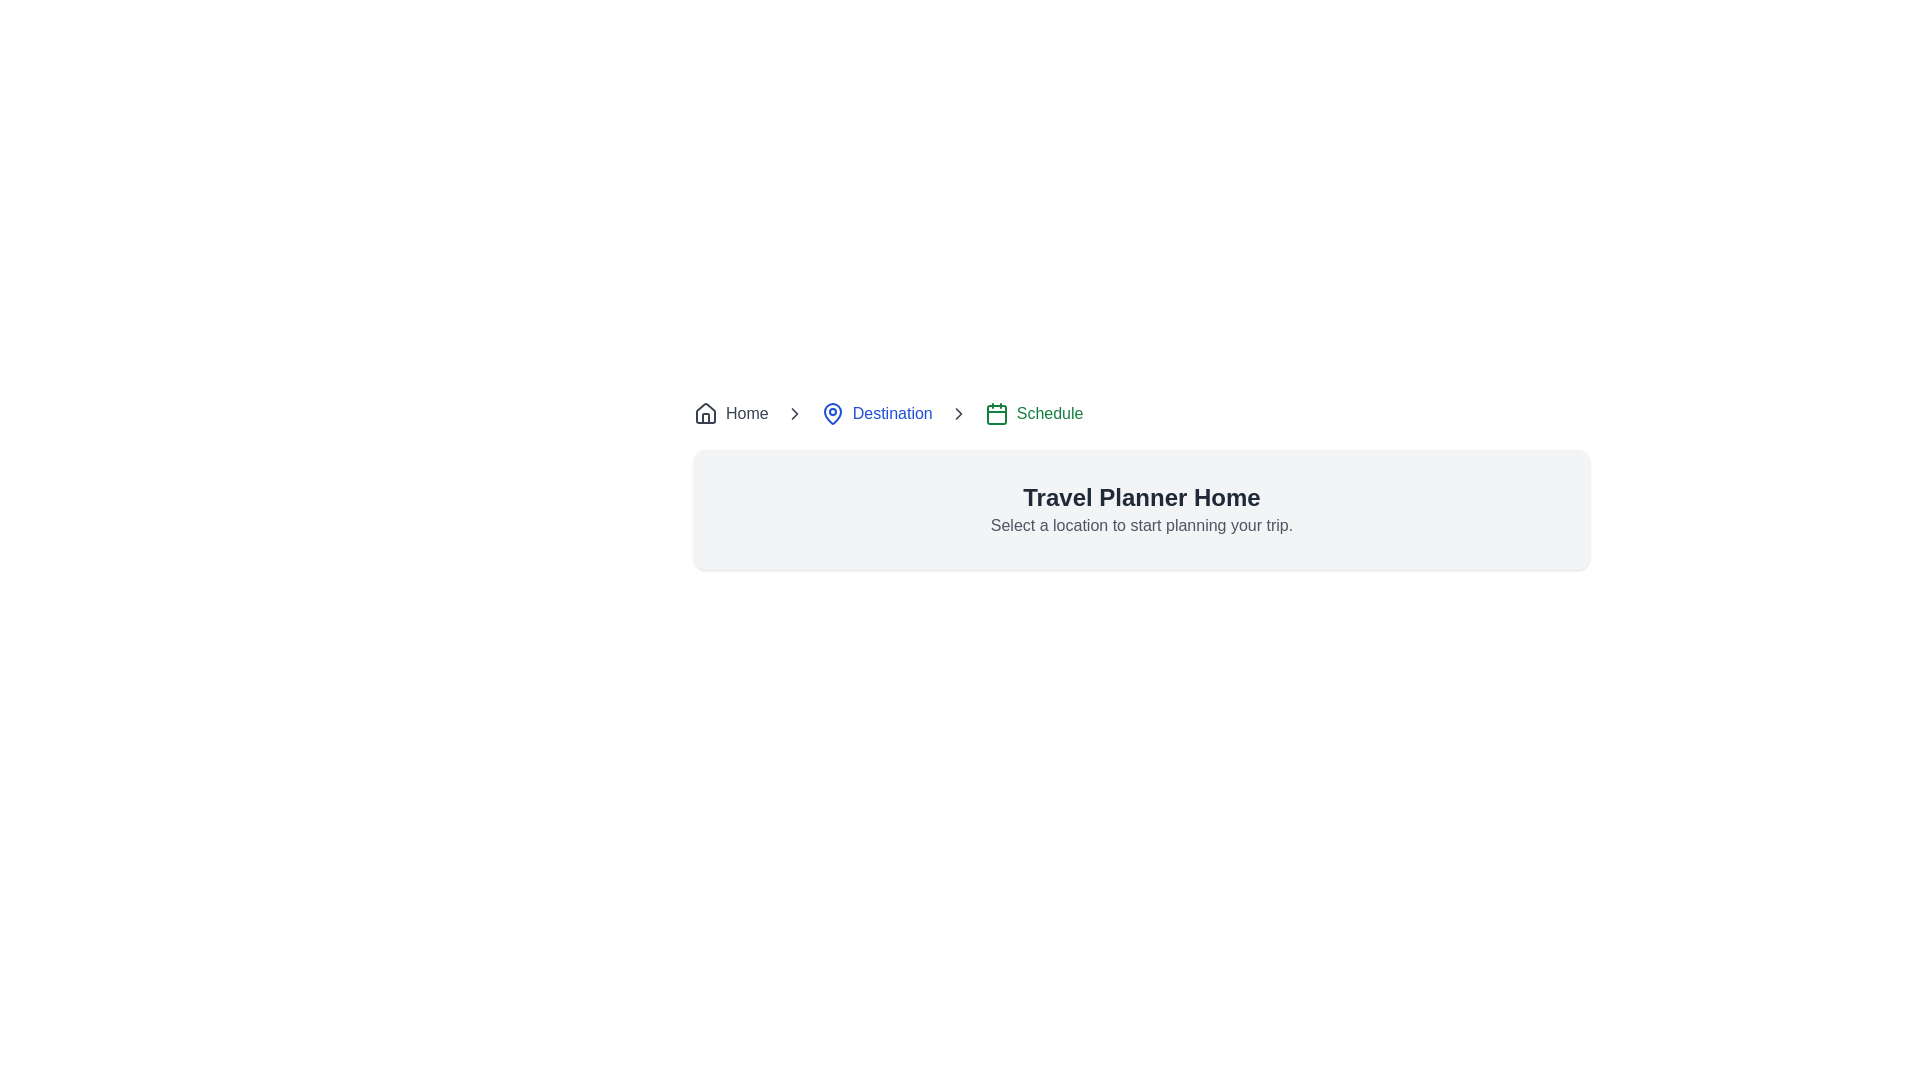  What do you see at coordinates (996, 414) in the screenshot?
I see `the calendar icon fragment represented as a rectangle in the SVG graphic, which is part of the navigation bar next to the 'Schedule' label` at bounding box center [996, 414].